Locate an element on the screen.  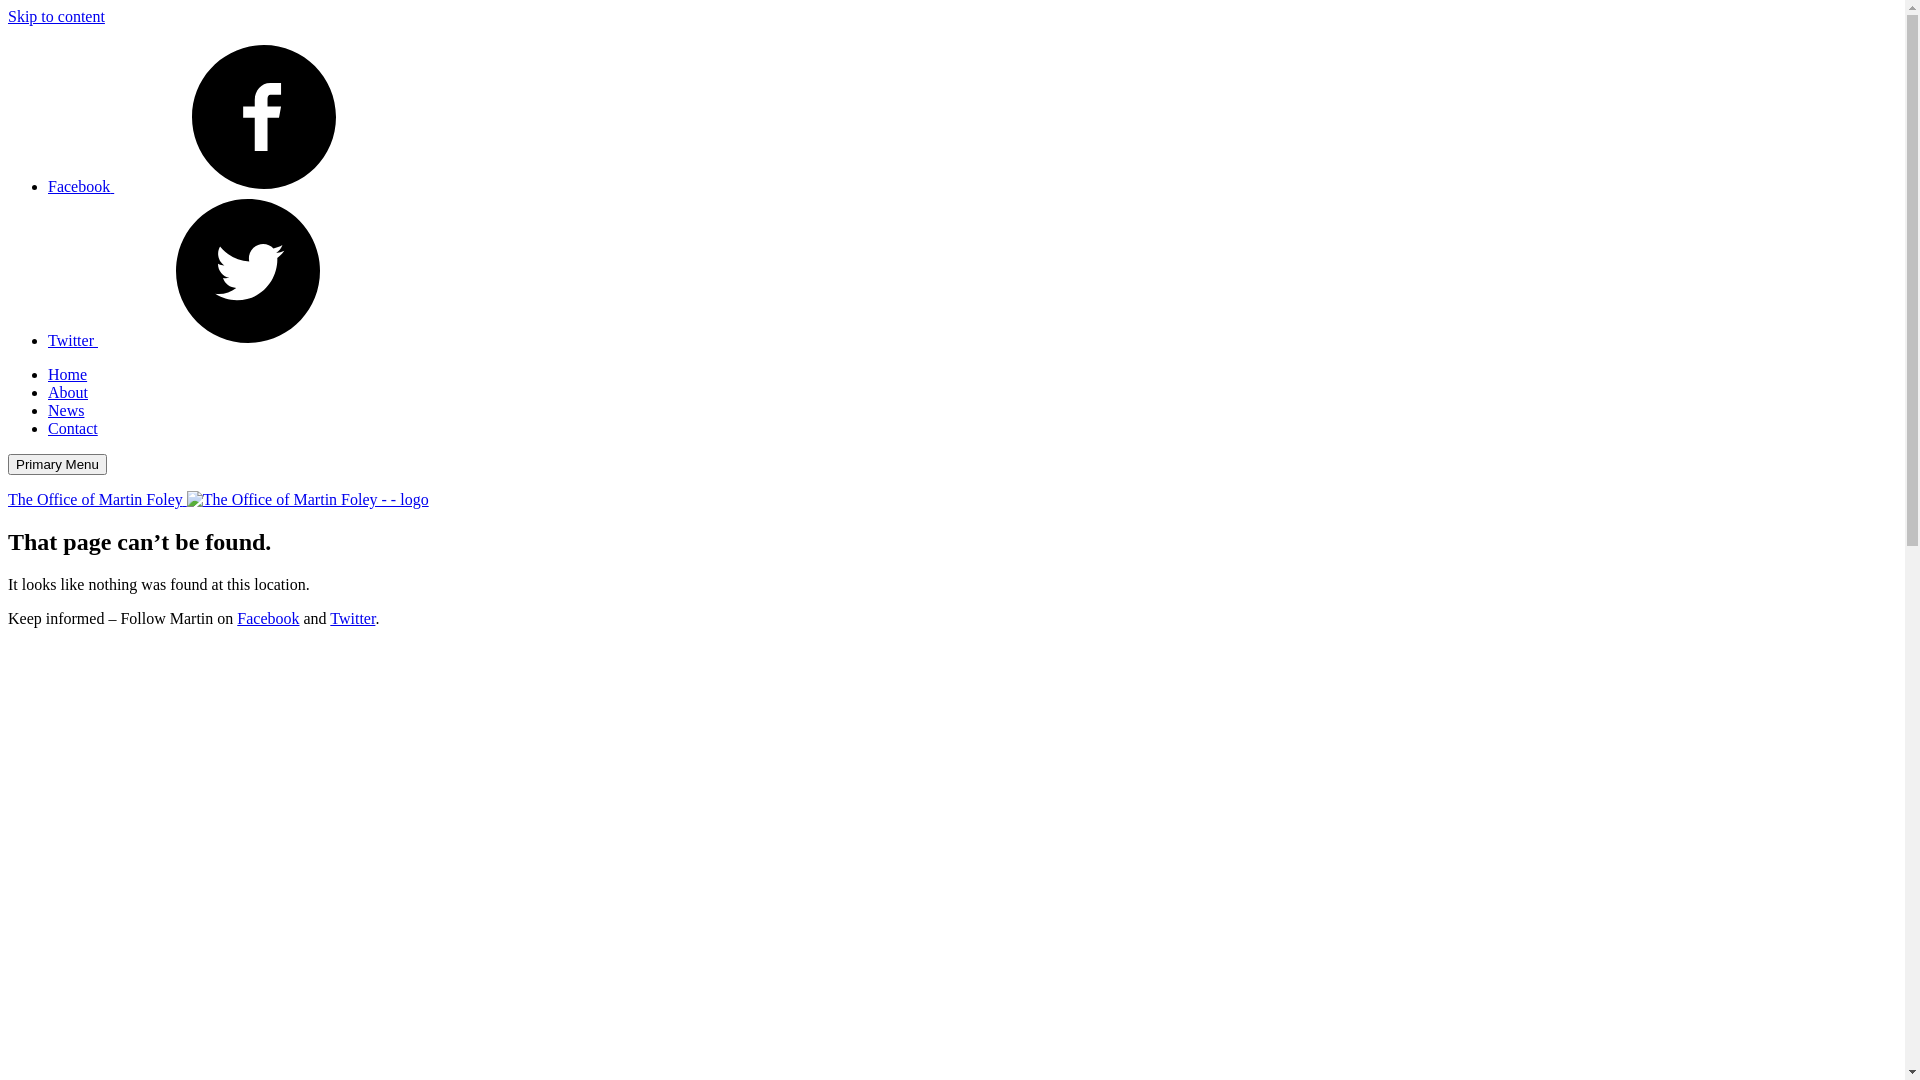
'Contact' is located at coordinates (72, 427).